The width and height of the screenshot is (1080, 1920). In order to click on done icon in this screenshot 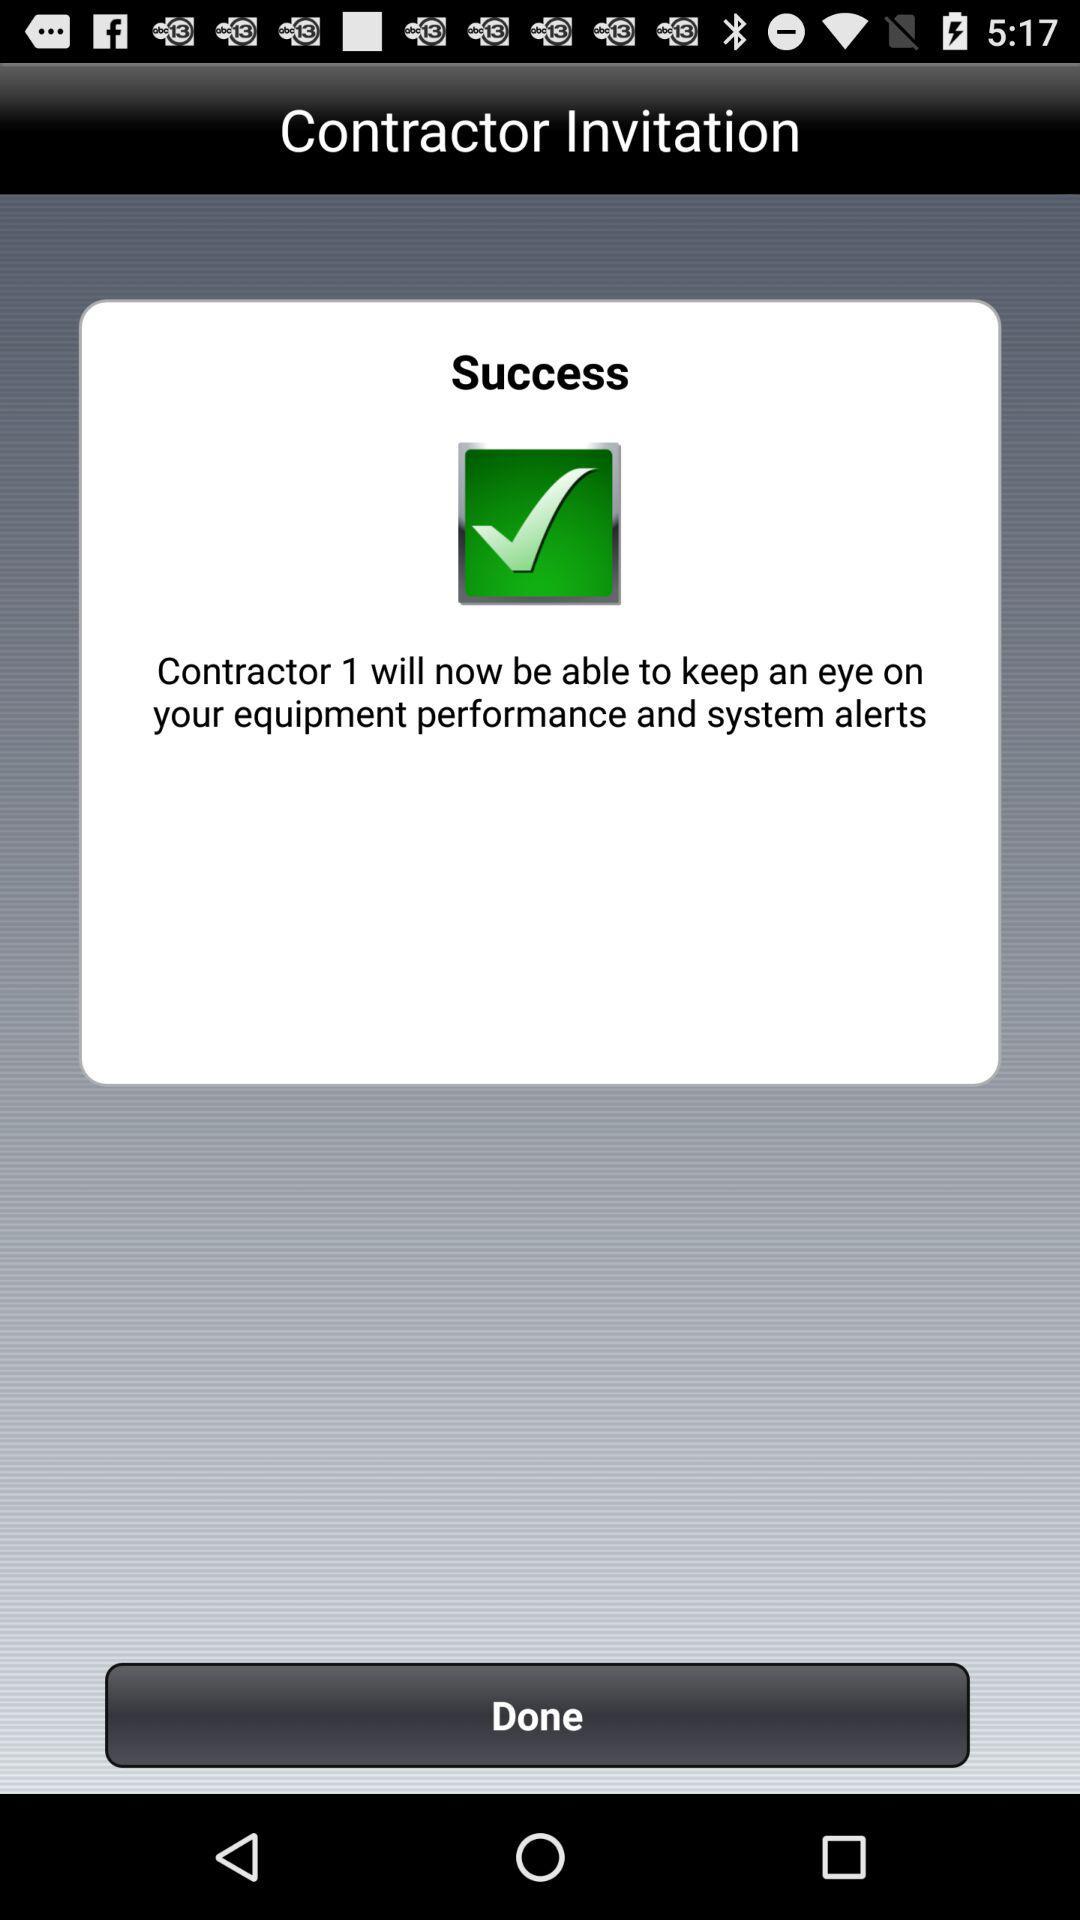, I will do `click(536, 1714)`.